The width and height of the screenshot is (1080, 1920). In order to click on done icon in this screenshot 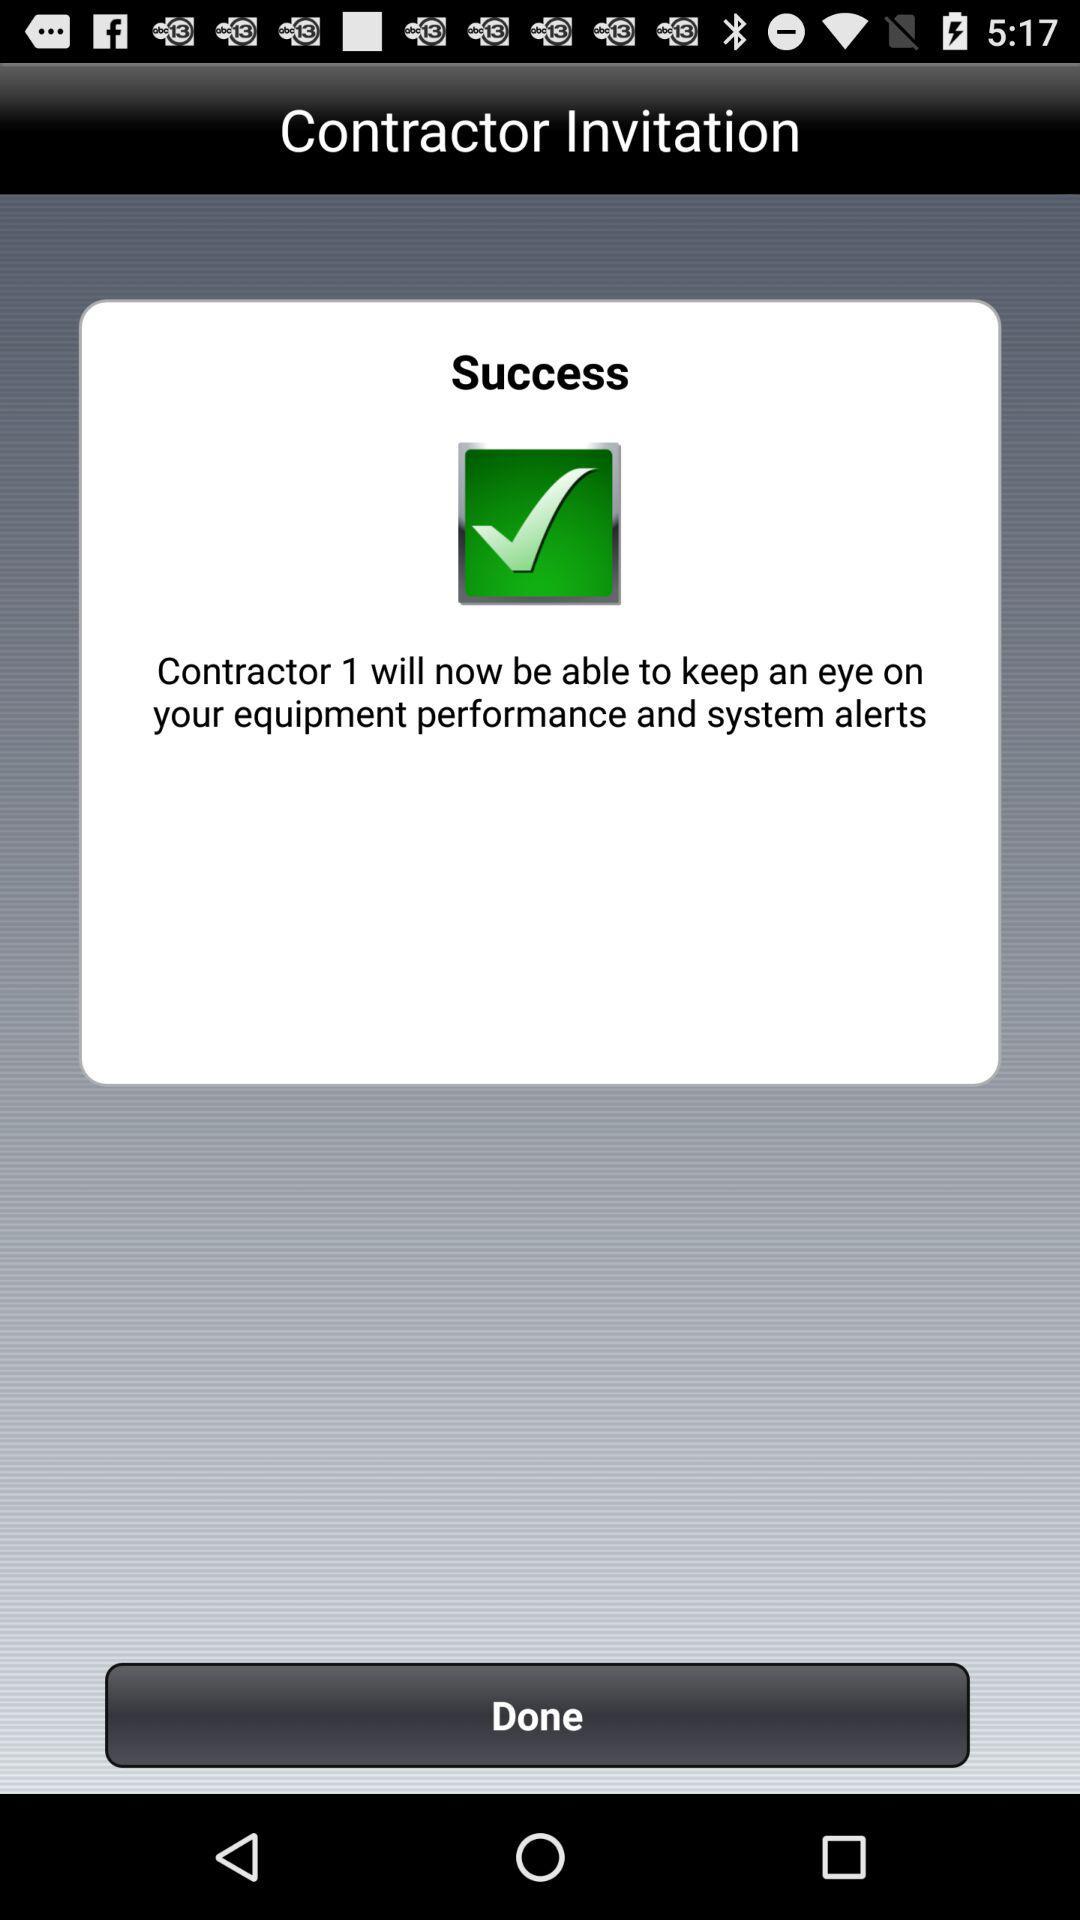, I will do `click(536, 1714)`.